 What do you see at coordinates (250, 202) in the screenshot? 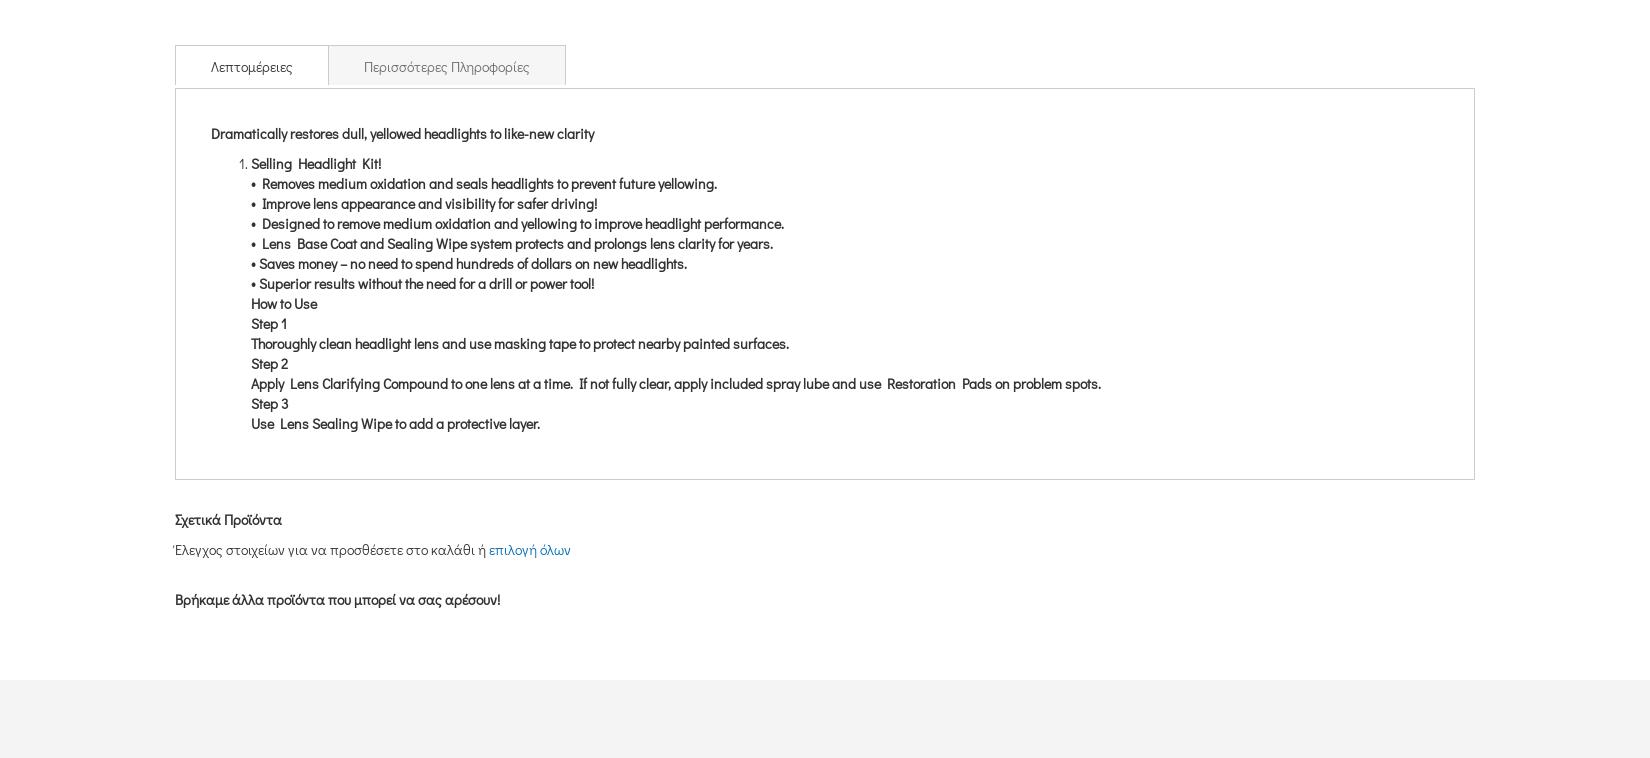
I see `'• Improve lens appearance and visibility for safer driving!'` at bounding box center [250, 202].